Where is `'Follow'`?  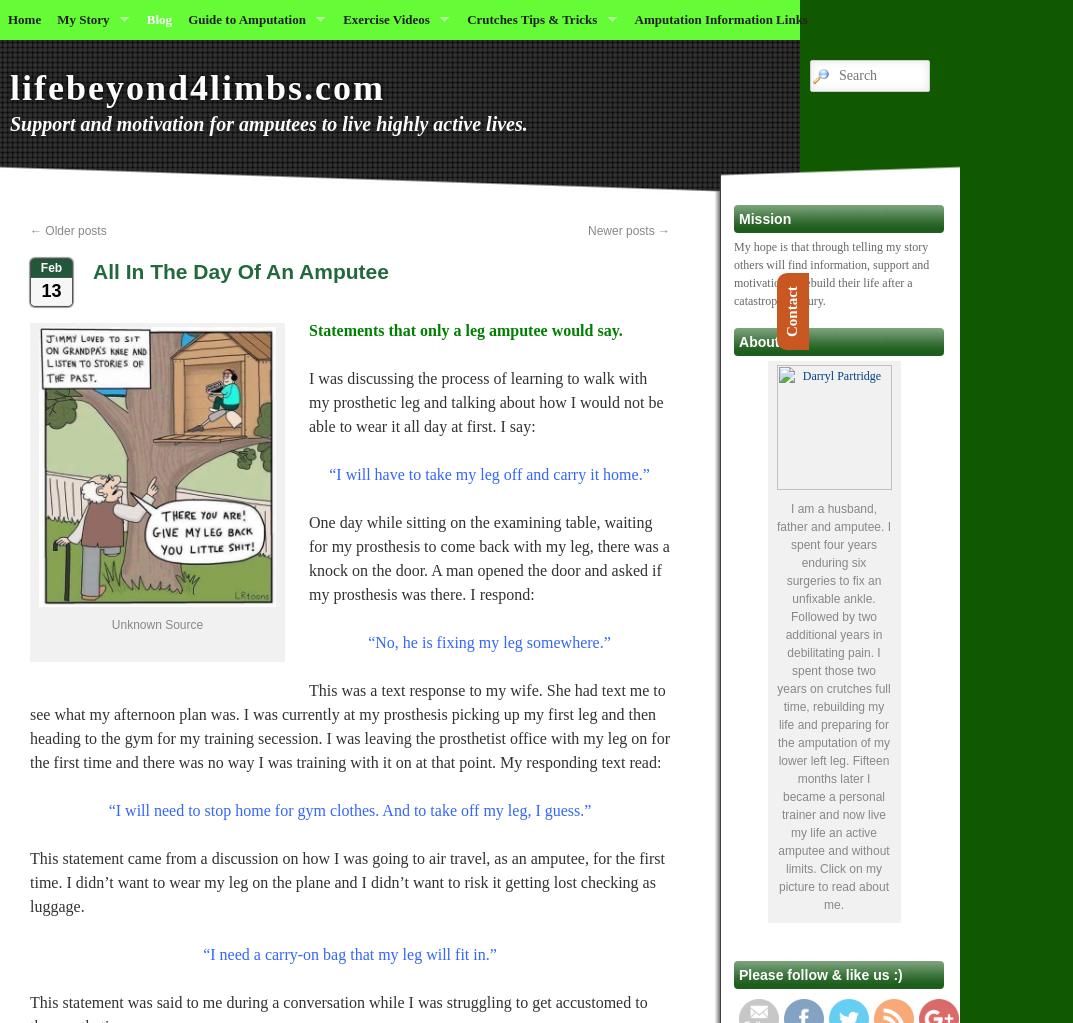
'Follow' is located at coordinates (852, 967).